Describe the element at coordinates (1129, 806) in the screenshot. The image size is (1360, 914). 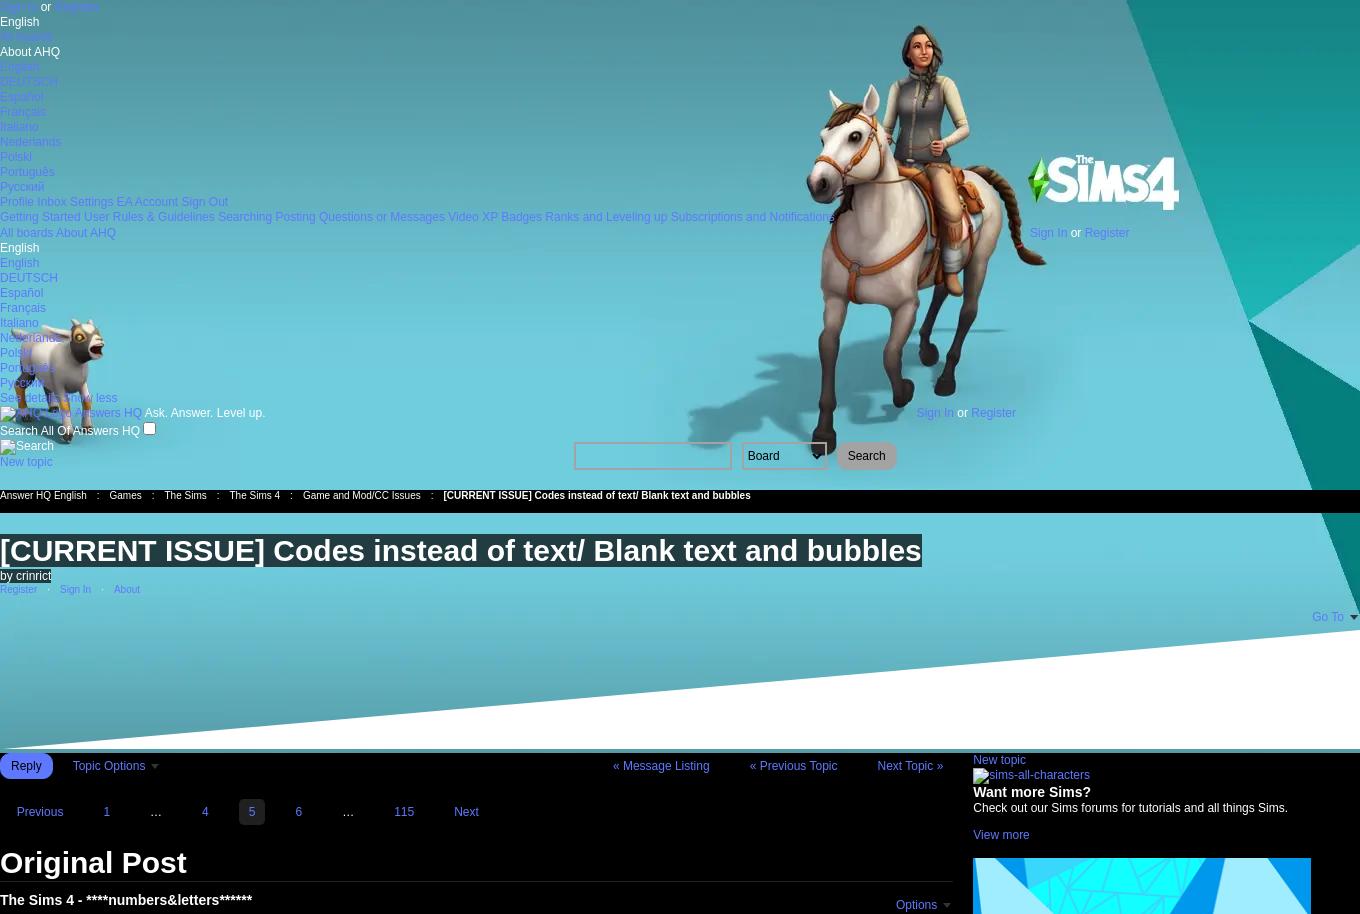
I see `'Check out our Sims forums for tutorials and all things Sims.'` at that location.